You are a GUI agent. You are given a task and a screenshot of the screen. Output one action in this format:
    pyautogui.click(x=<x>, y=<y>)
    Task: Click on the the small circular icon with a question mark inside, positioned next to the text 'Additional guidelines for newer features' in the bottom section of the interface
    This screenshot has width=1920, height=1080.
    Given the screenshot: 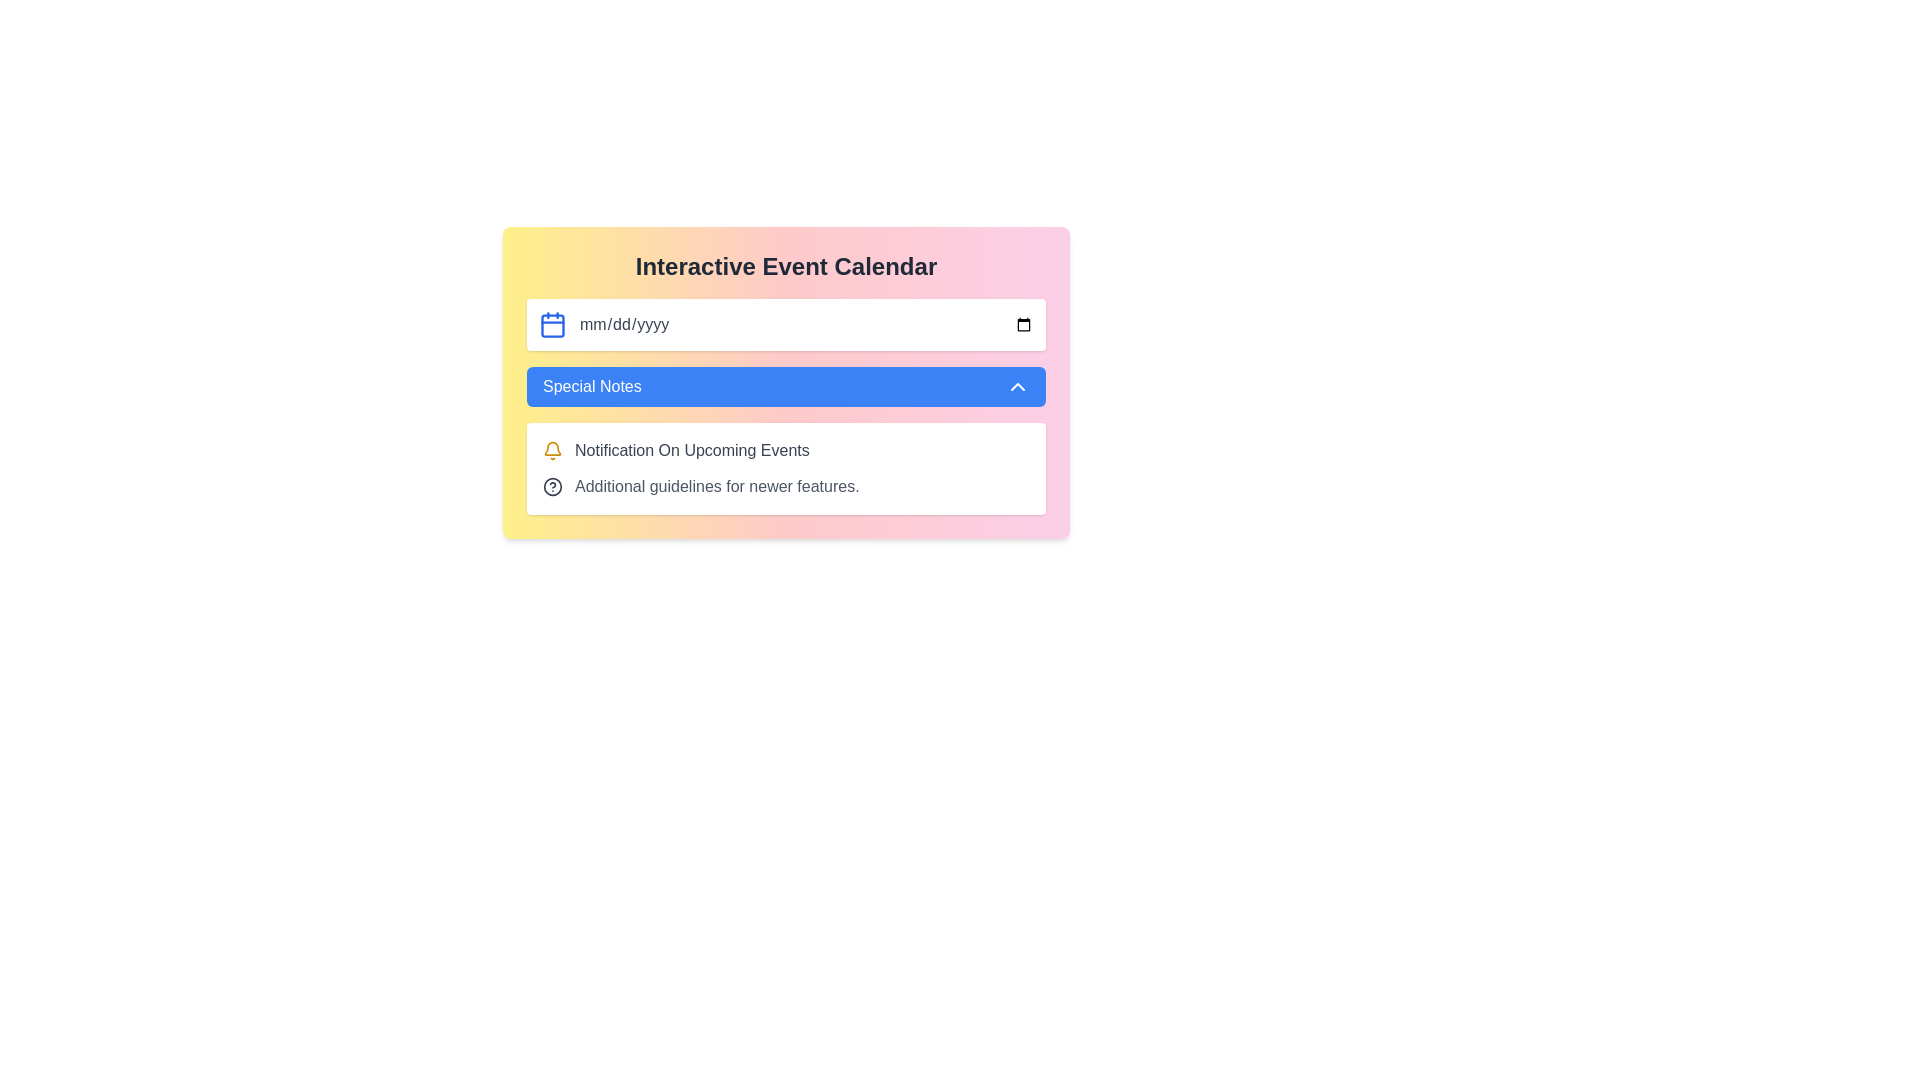 What is the action you would take?
    pyautogui.click(x=552, y=486)
    